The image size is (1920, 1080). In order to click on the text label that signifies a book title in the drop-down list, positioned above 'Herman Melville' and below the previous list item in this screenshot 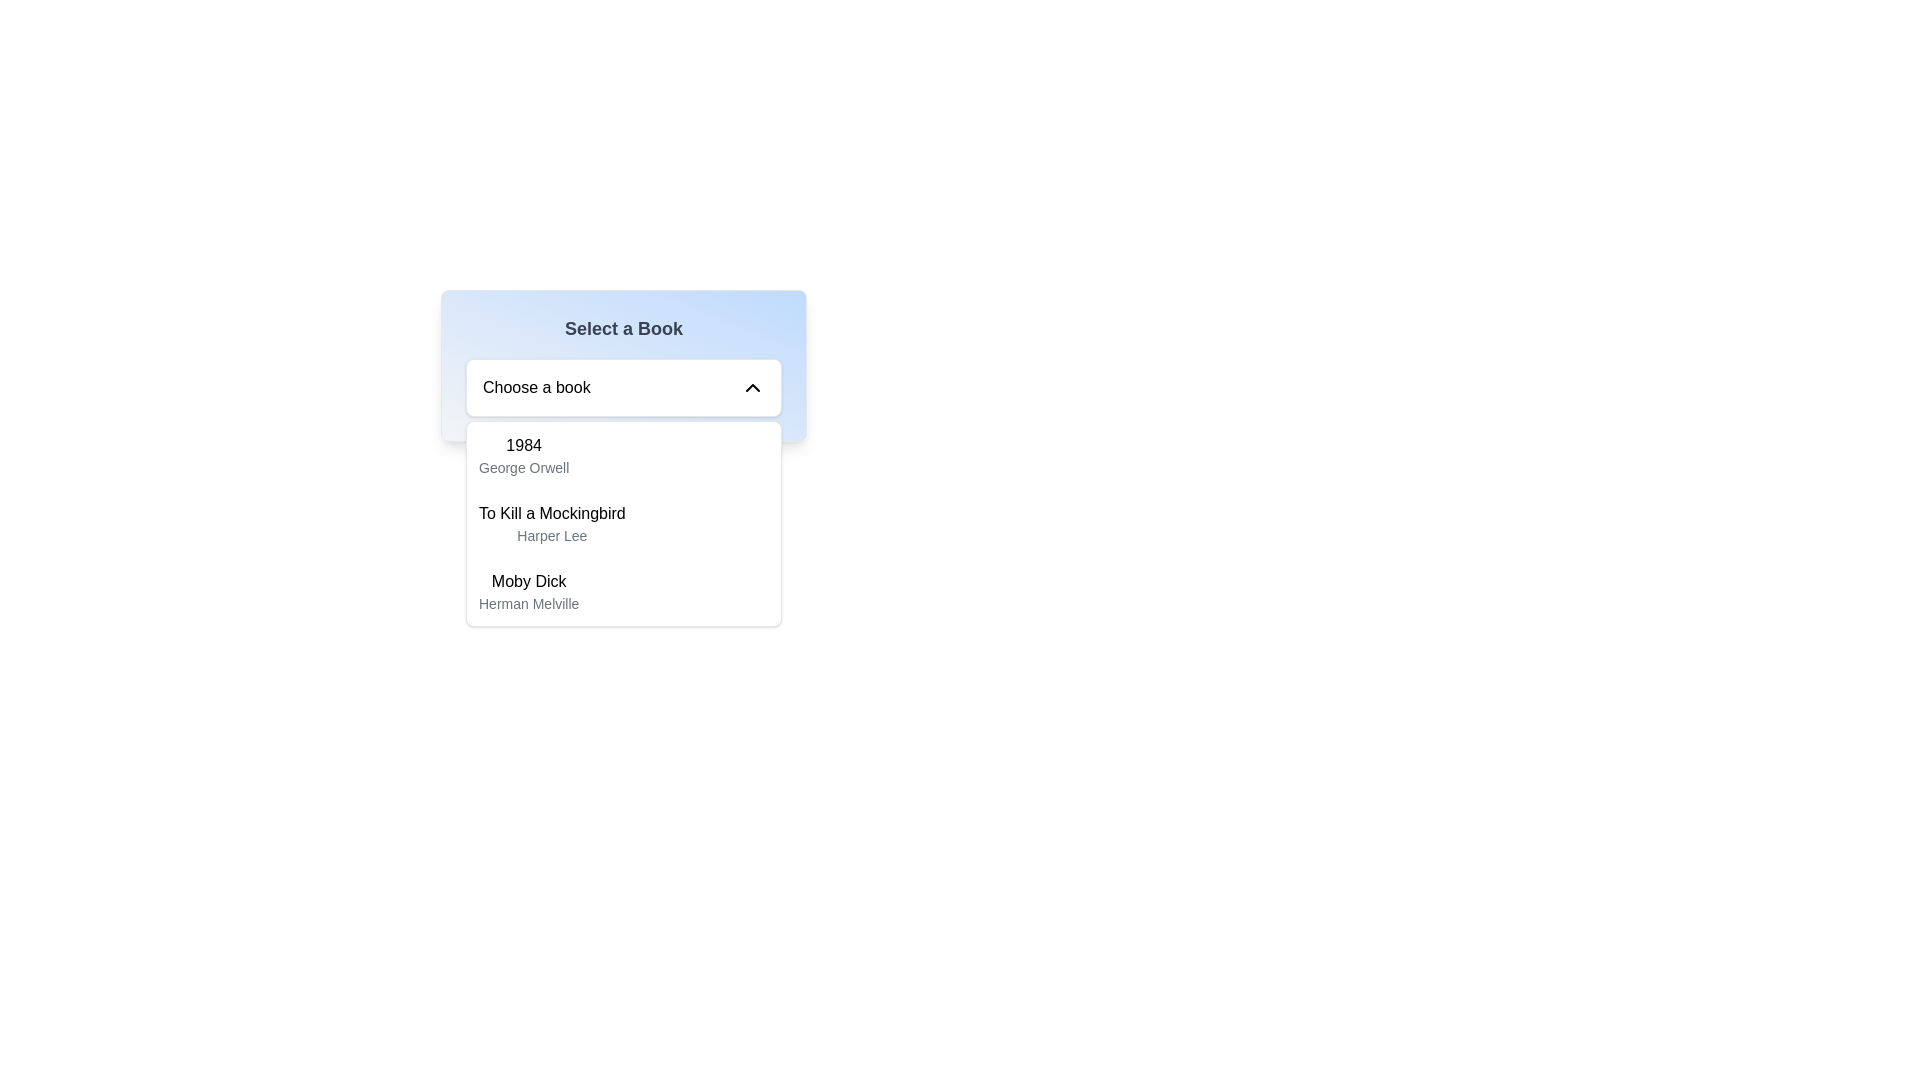, I will do `click(529, 582)`.